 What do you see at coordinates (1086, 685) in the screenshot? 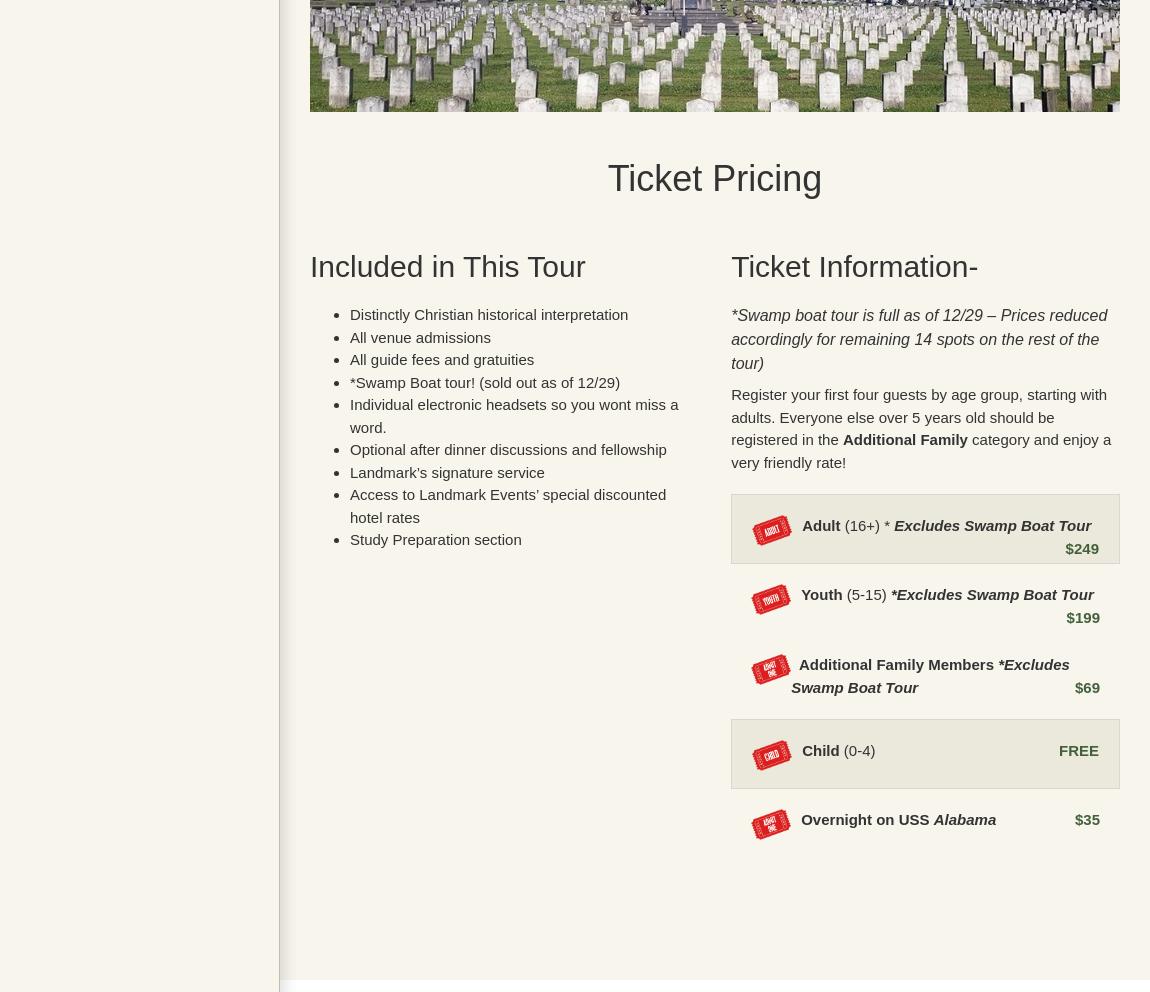
I see `'$69'` at bounding box center [1086, 685].